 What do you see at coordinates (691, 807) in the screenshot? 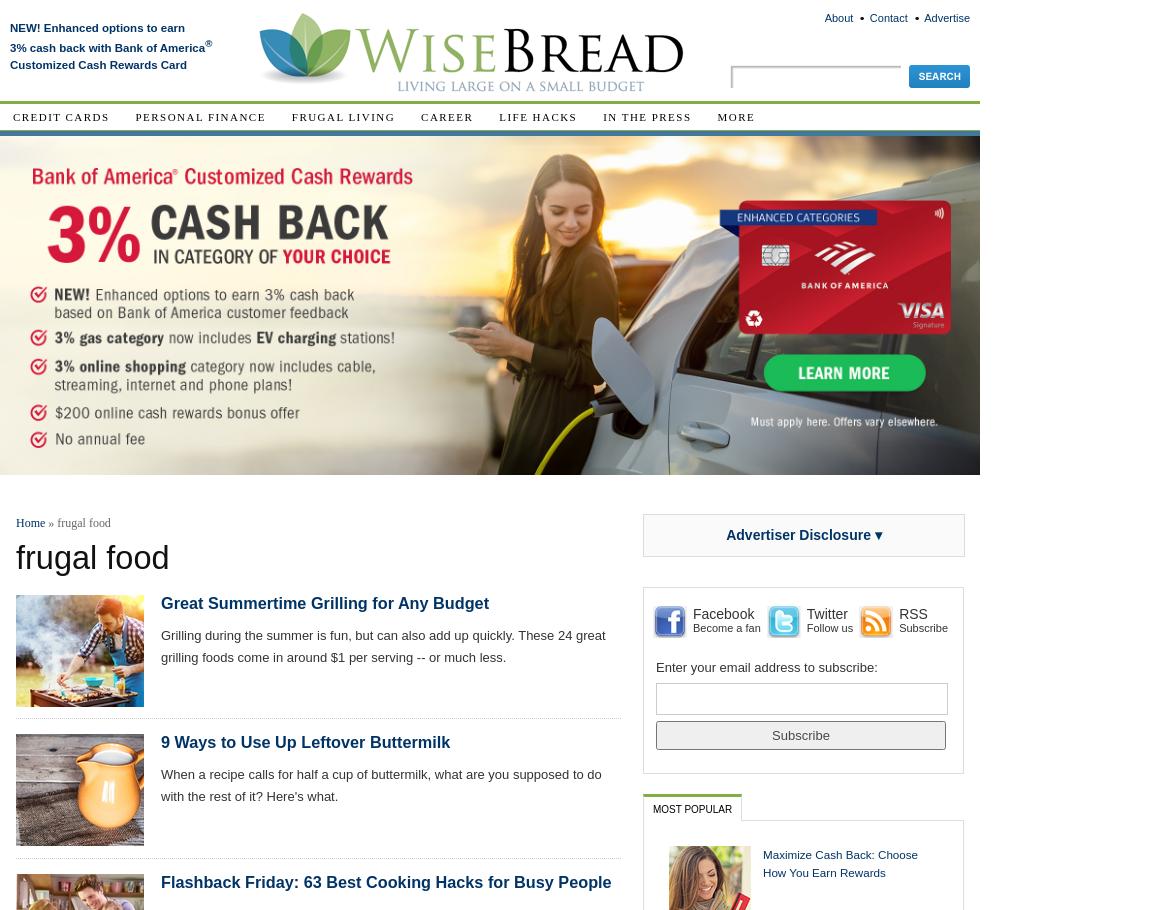
I see `'Most Popular'` at bounding box center [691, 807].